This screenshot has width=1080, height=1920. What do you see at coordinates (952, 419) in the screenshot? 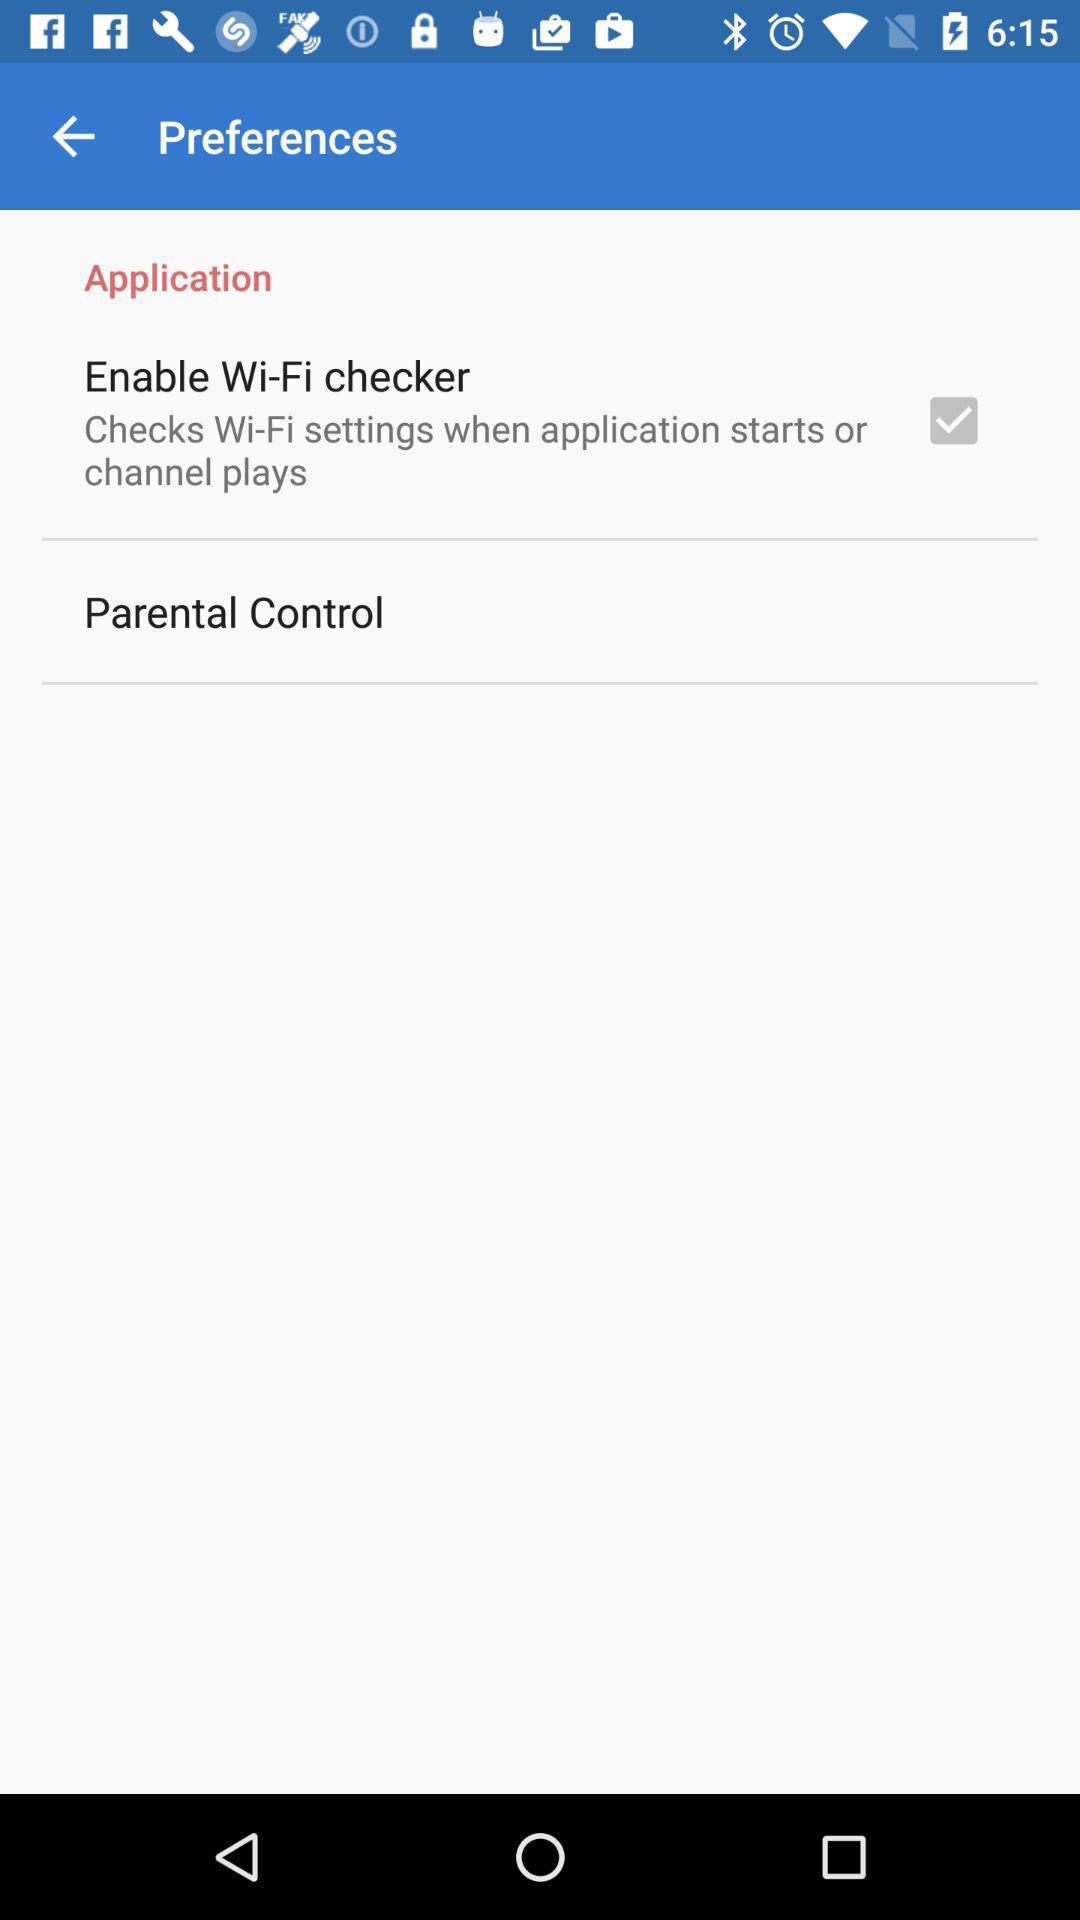
I see `the item next to checks wi fi icon` at bounding box center [952, 419].